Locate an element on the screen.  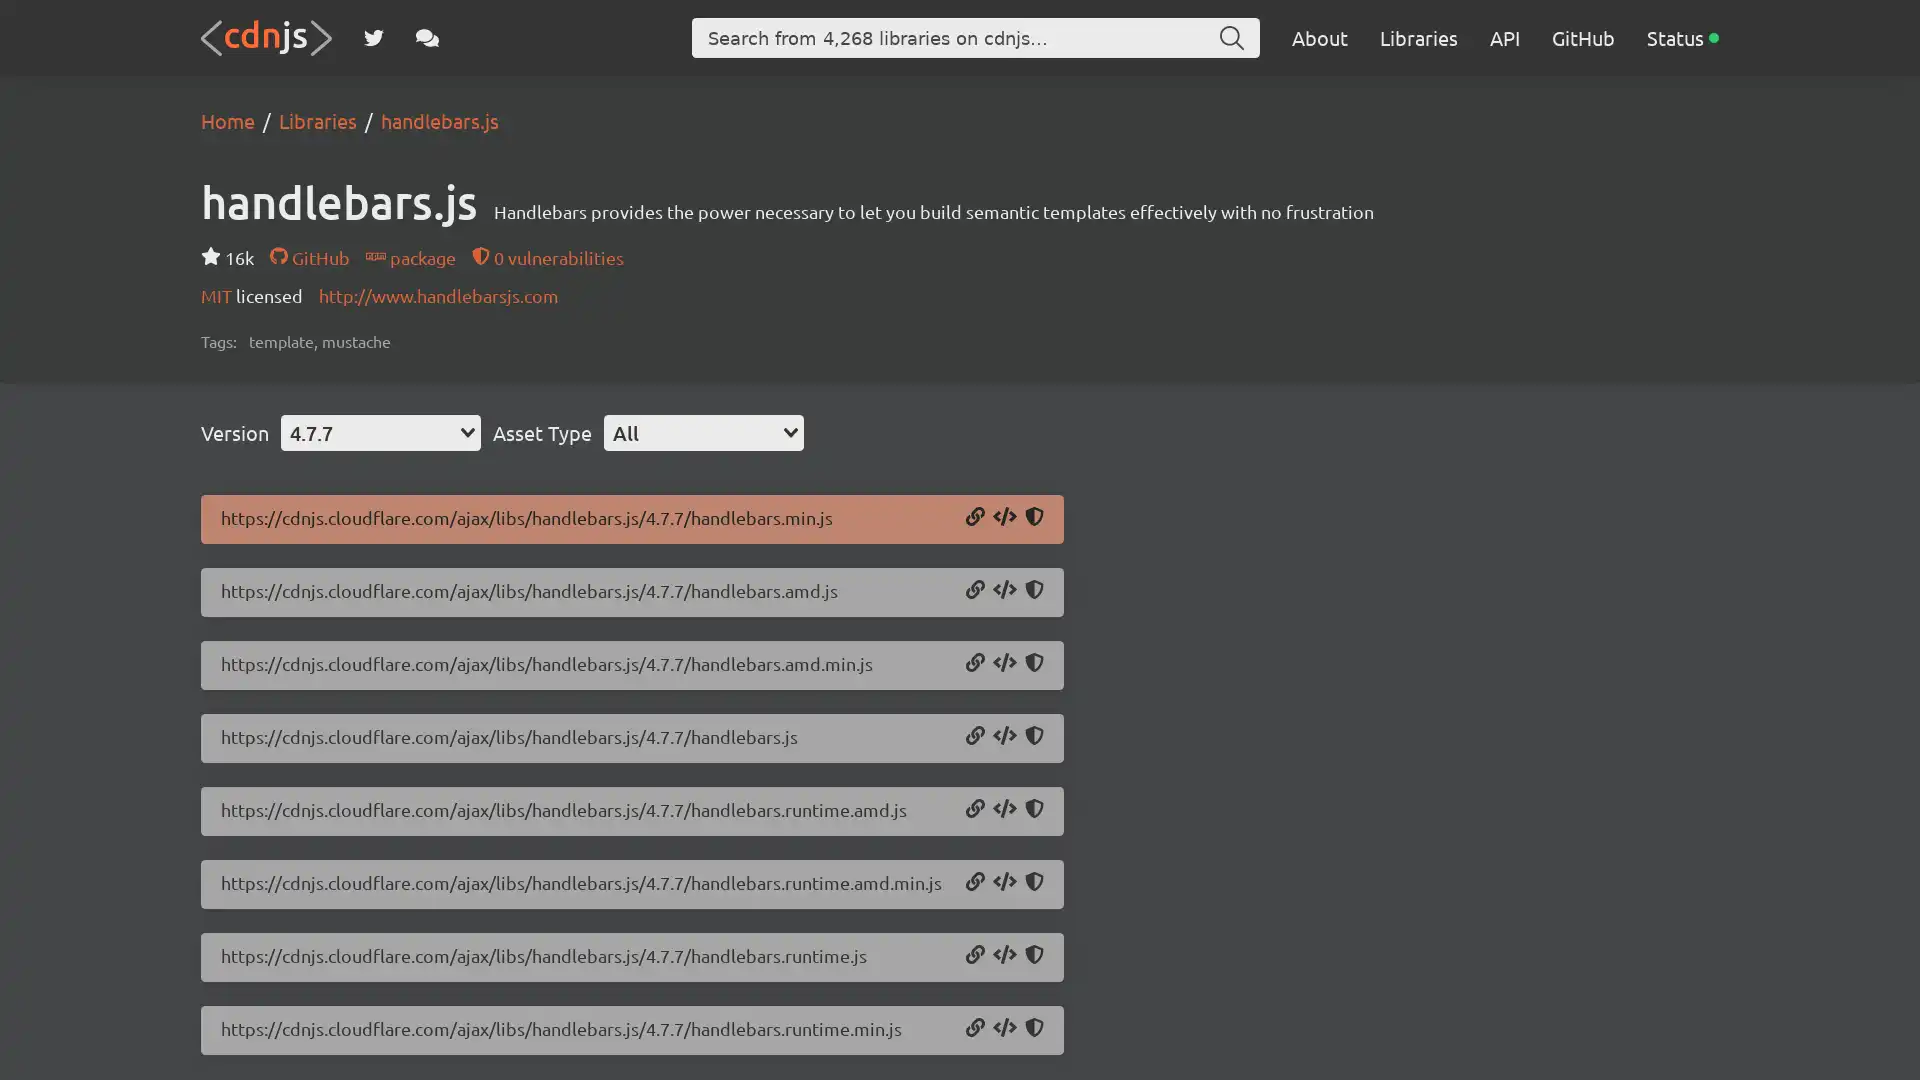
Copy URL is located at coordinates (975, 810).